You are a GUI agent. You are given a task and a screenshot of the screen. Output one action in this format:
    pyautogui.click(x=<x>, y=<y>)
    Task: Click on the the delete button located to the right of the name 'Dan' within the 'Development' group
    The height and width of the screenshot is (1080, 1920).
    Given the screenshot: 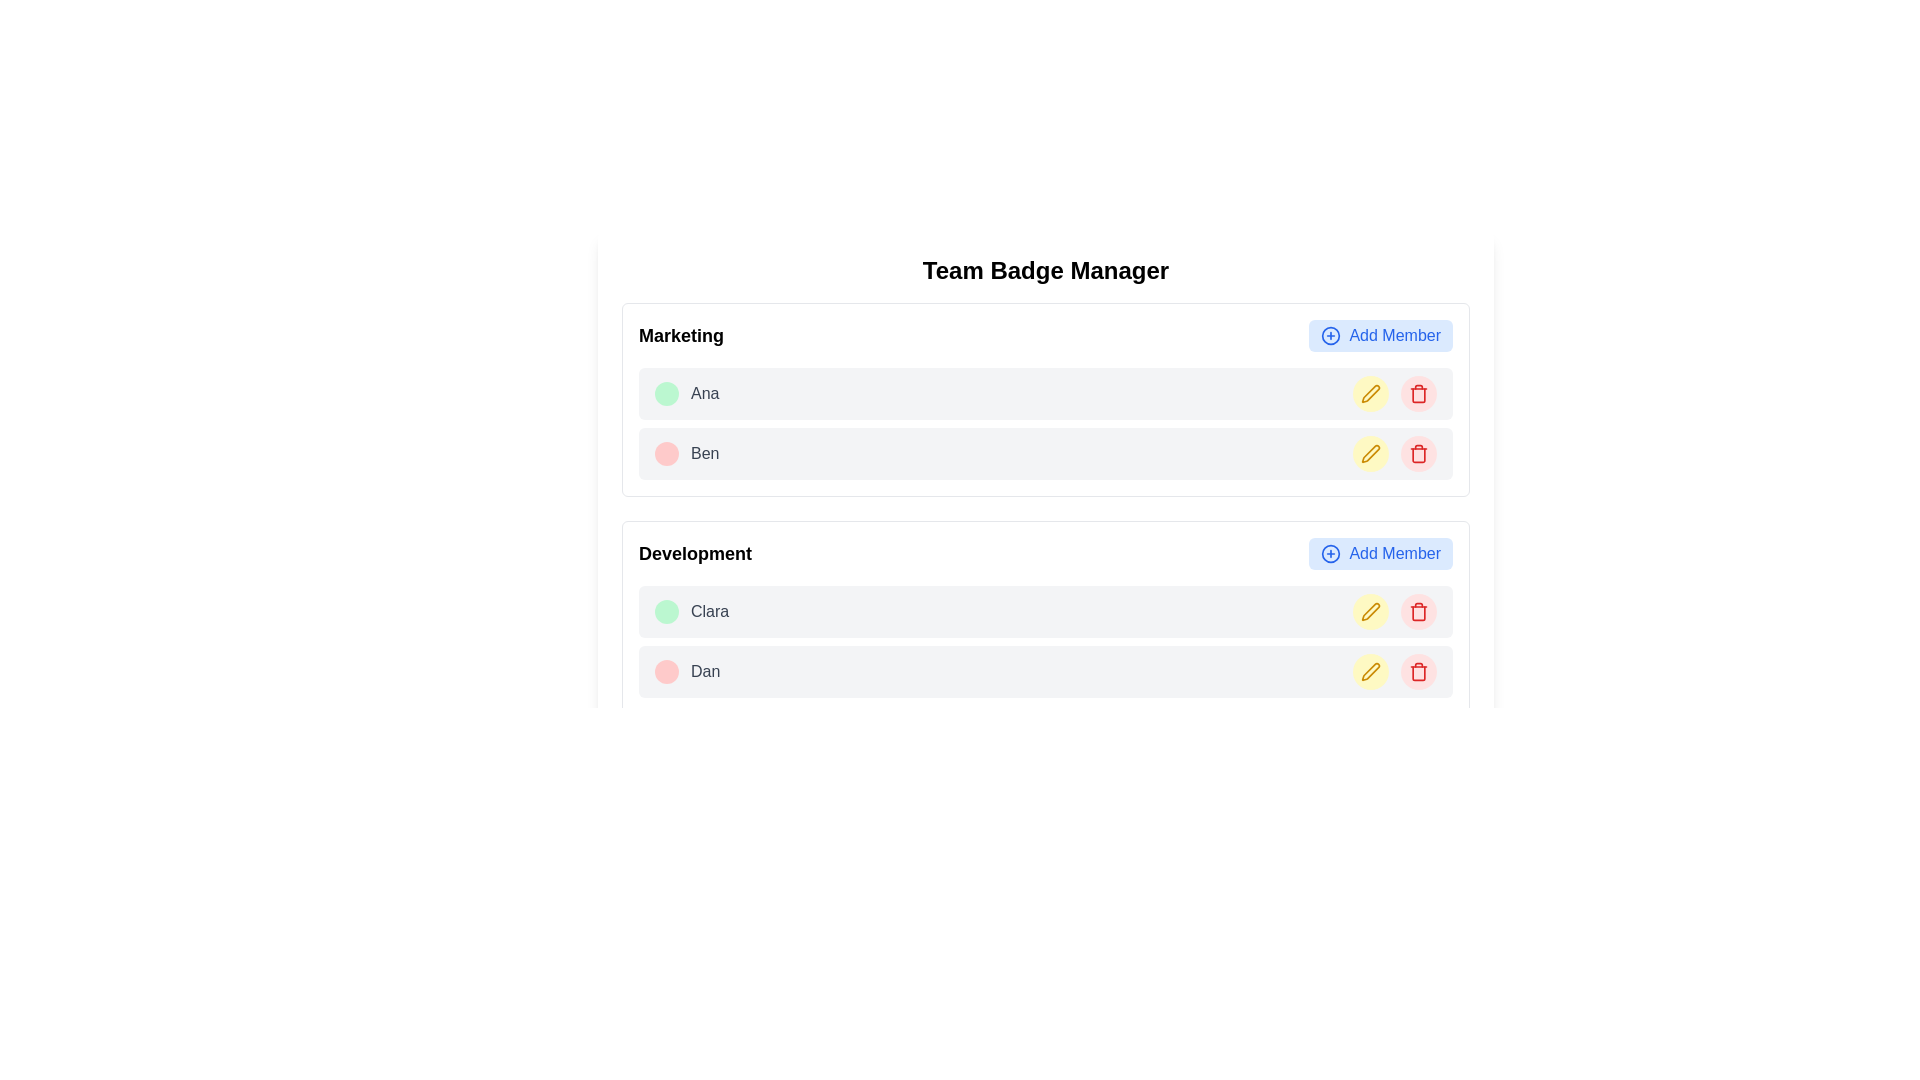 What is the action you would take?
    pyautogui.click(x=1418, y=671)
    